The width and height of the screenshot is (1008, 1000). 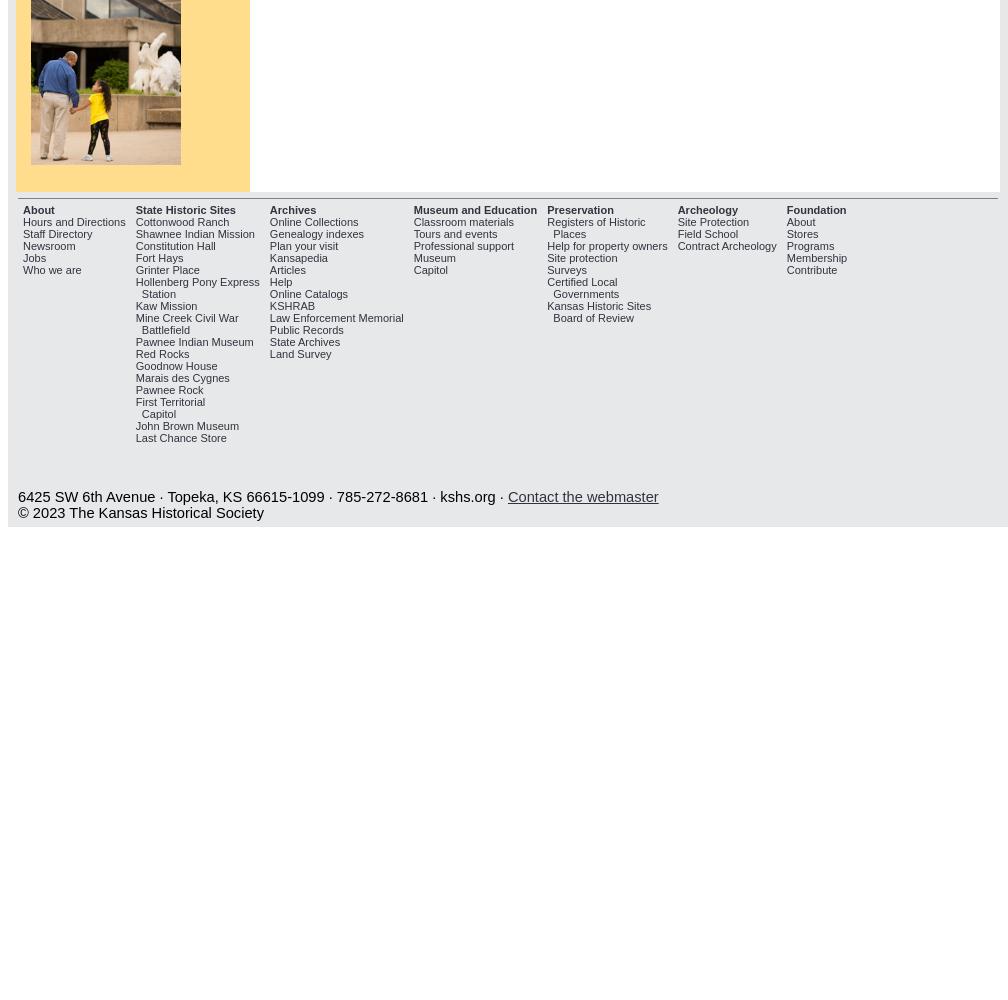 I want to click on 'Tours and events', so click(x=455, y=232).